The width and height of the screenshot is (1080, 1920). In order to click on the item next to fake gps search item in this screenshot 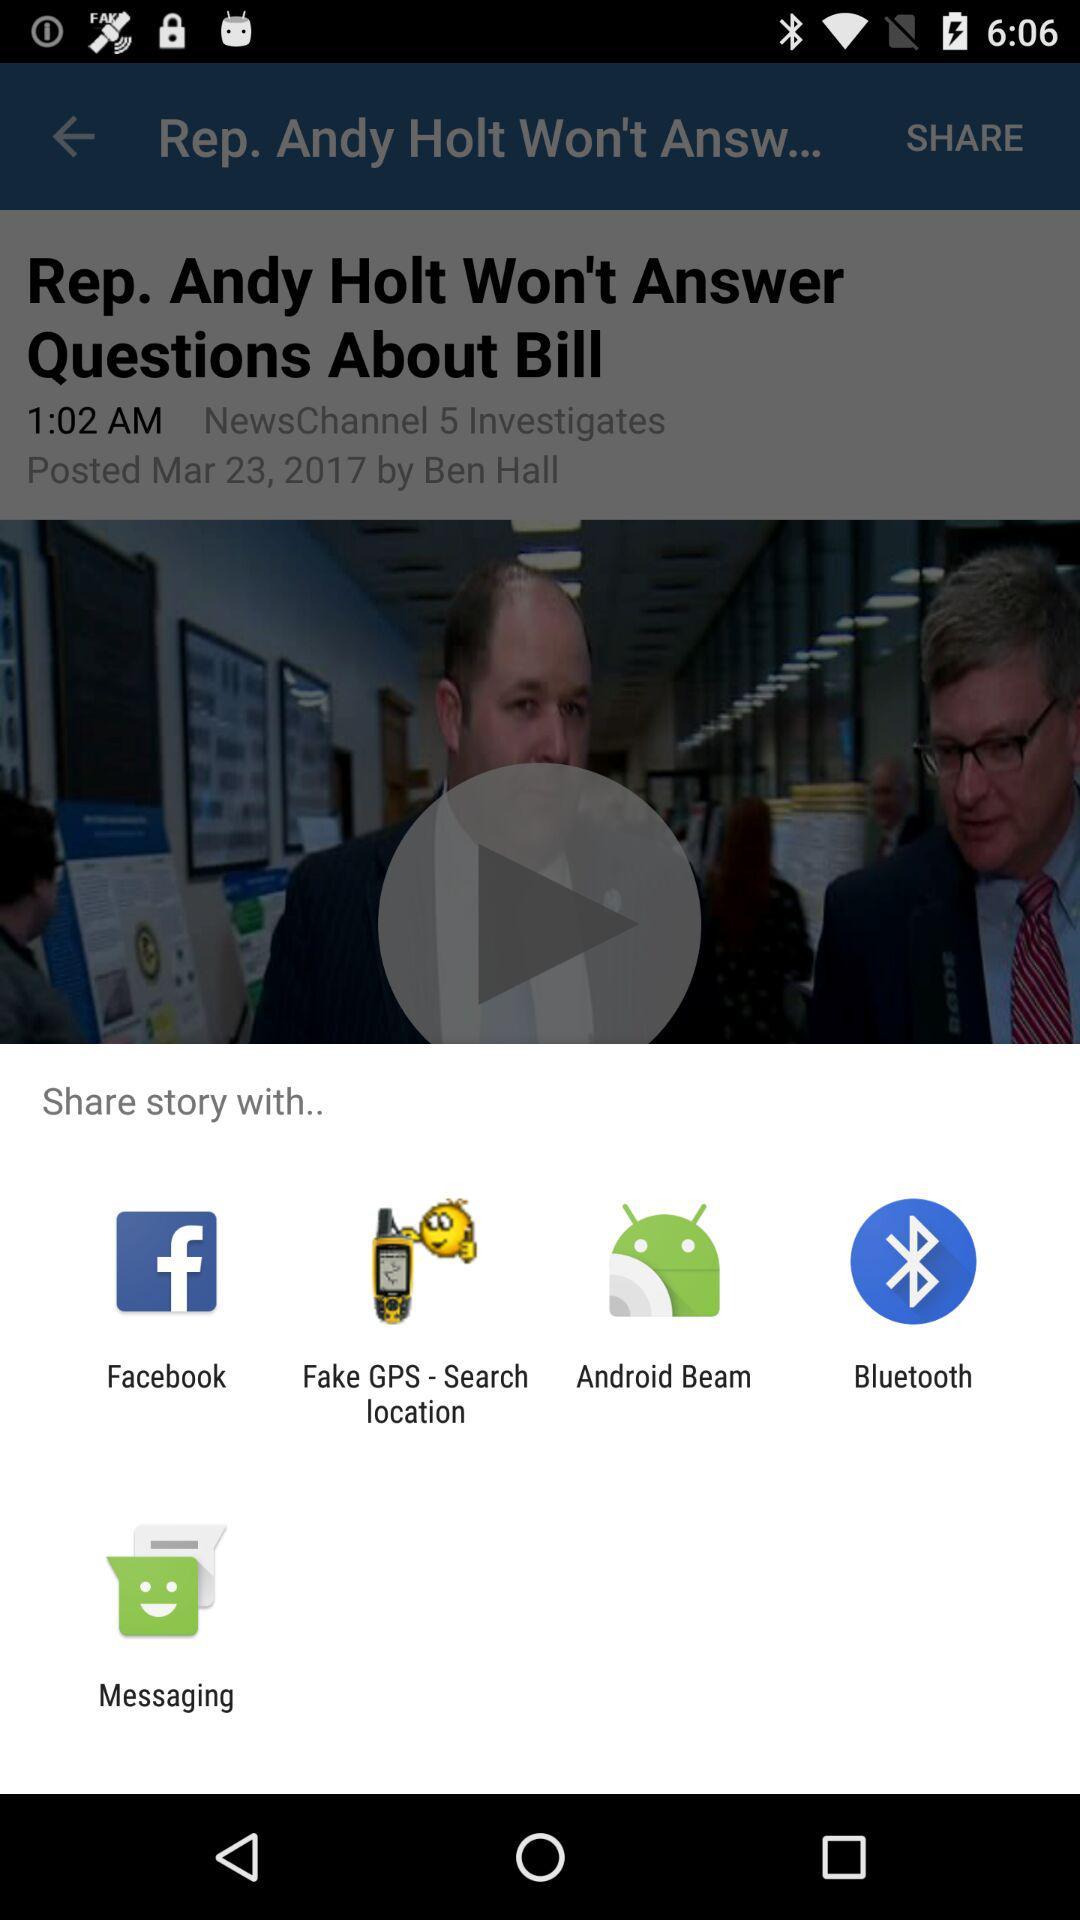, I will do `click(664, 1392)`.